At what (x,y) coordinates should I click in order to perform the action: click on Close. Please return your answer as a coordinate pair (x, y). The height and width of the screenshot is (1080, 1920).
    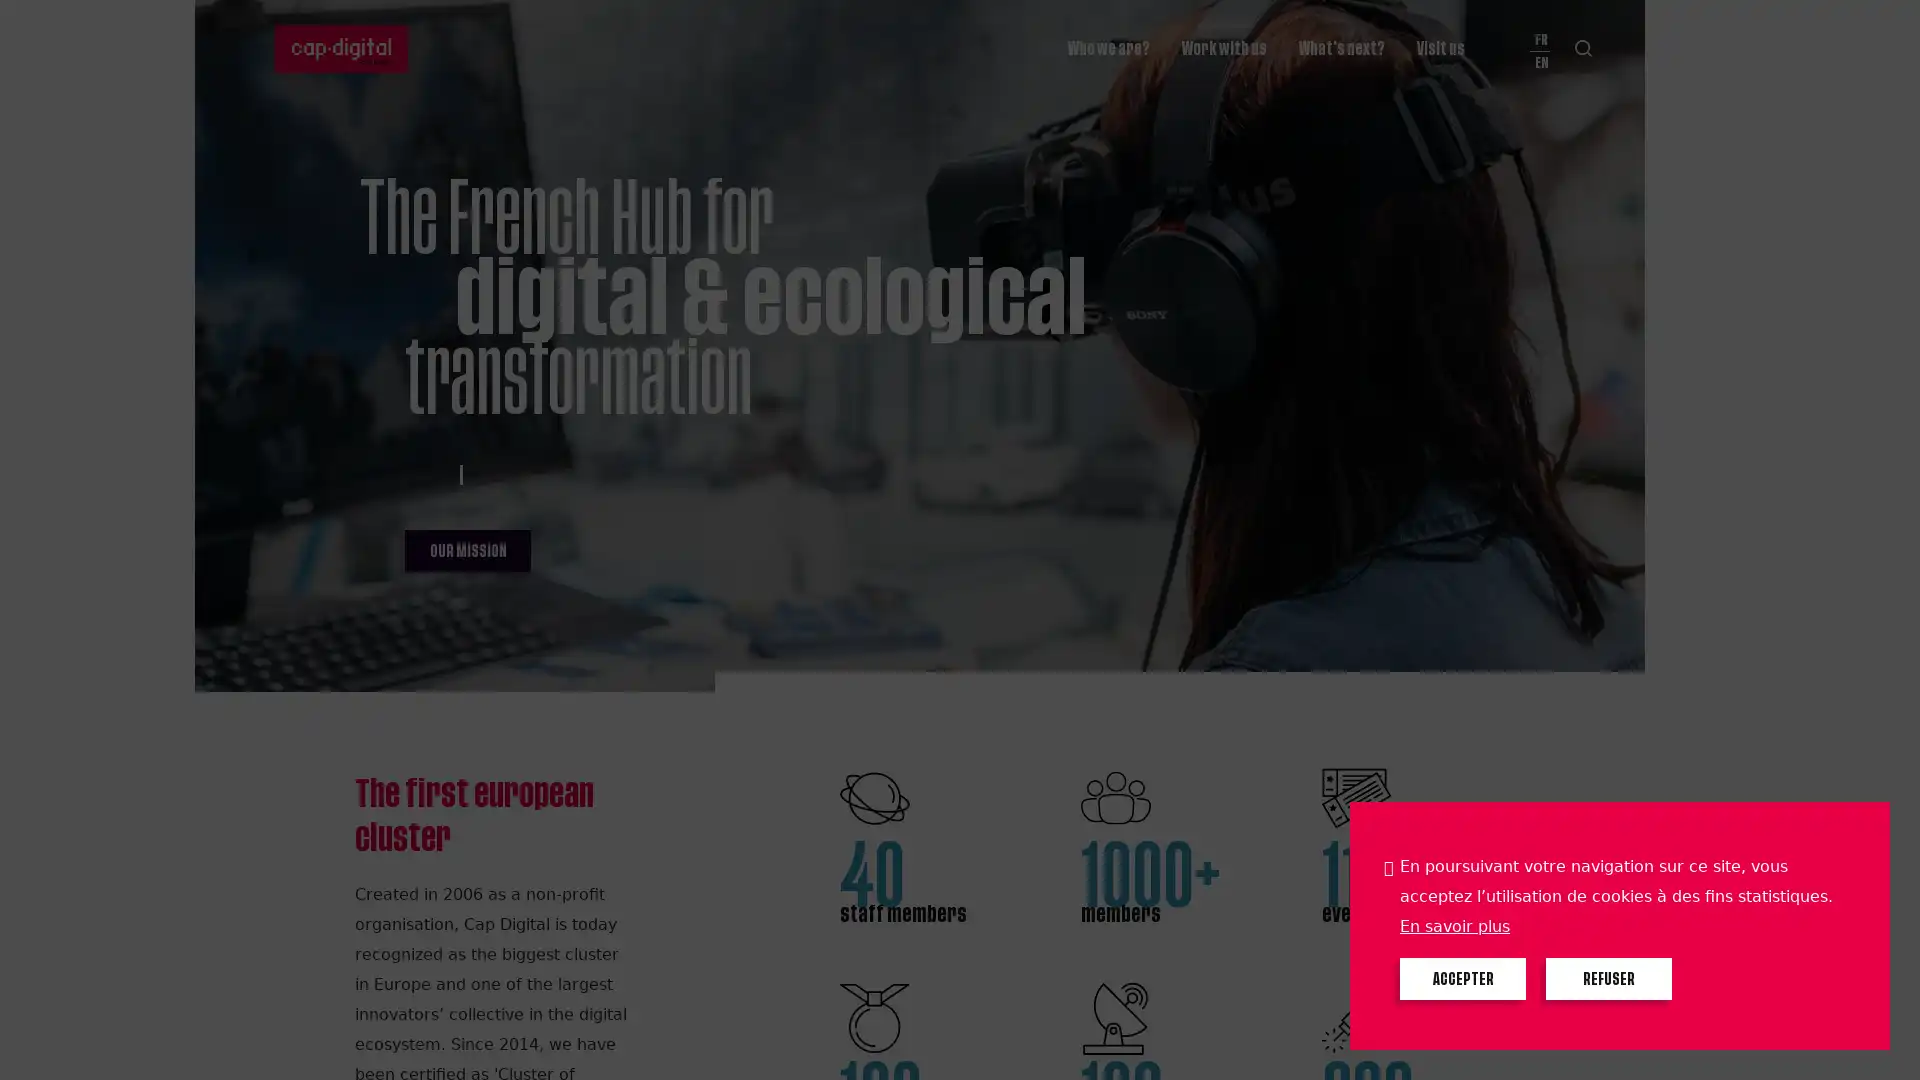
    Looking at the image, I should click on (1885, 27).